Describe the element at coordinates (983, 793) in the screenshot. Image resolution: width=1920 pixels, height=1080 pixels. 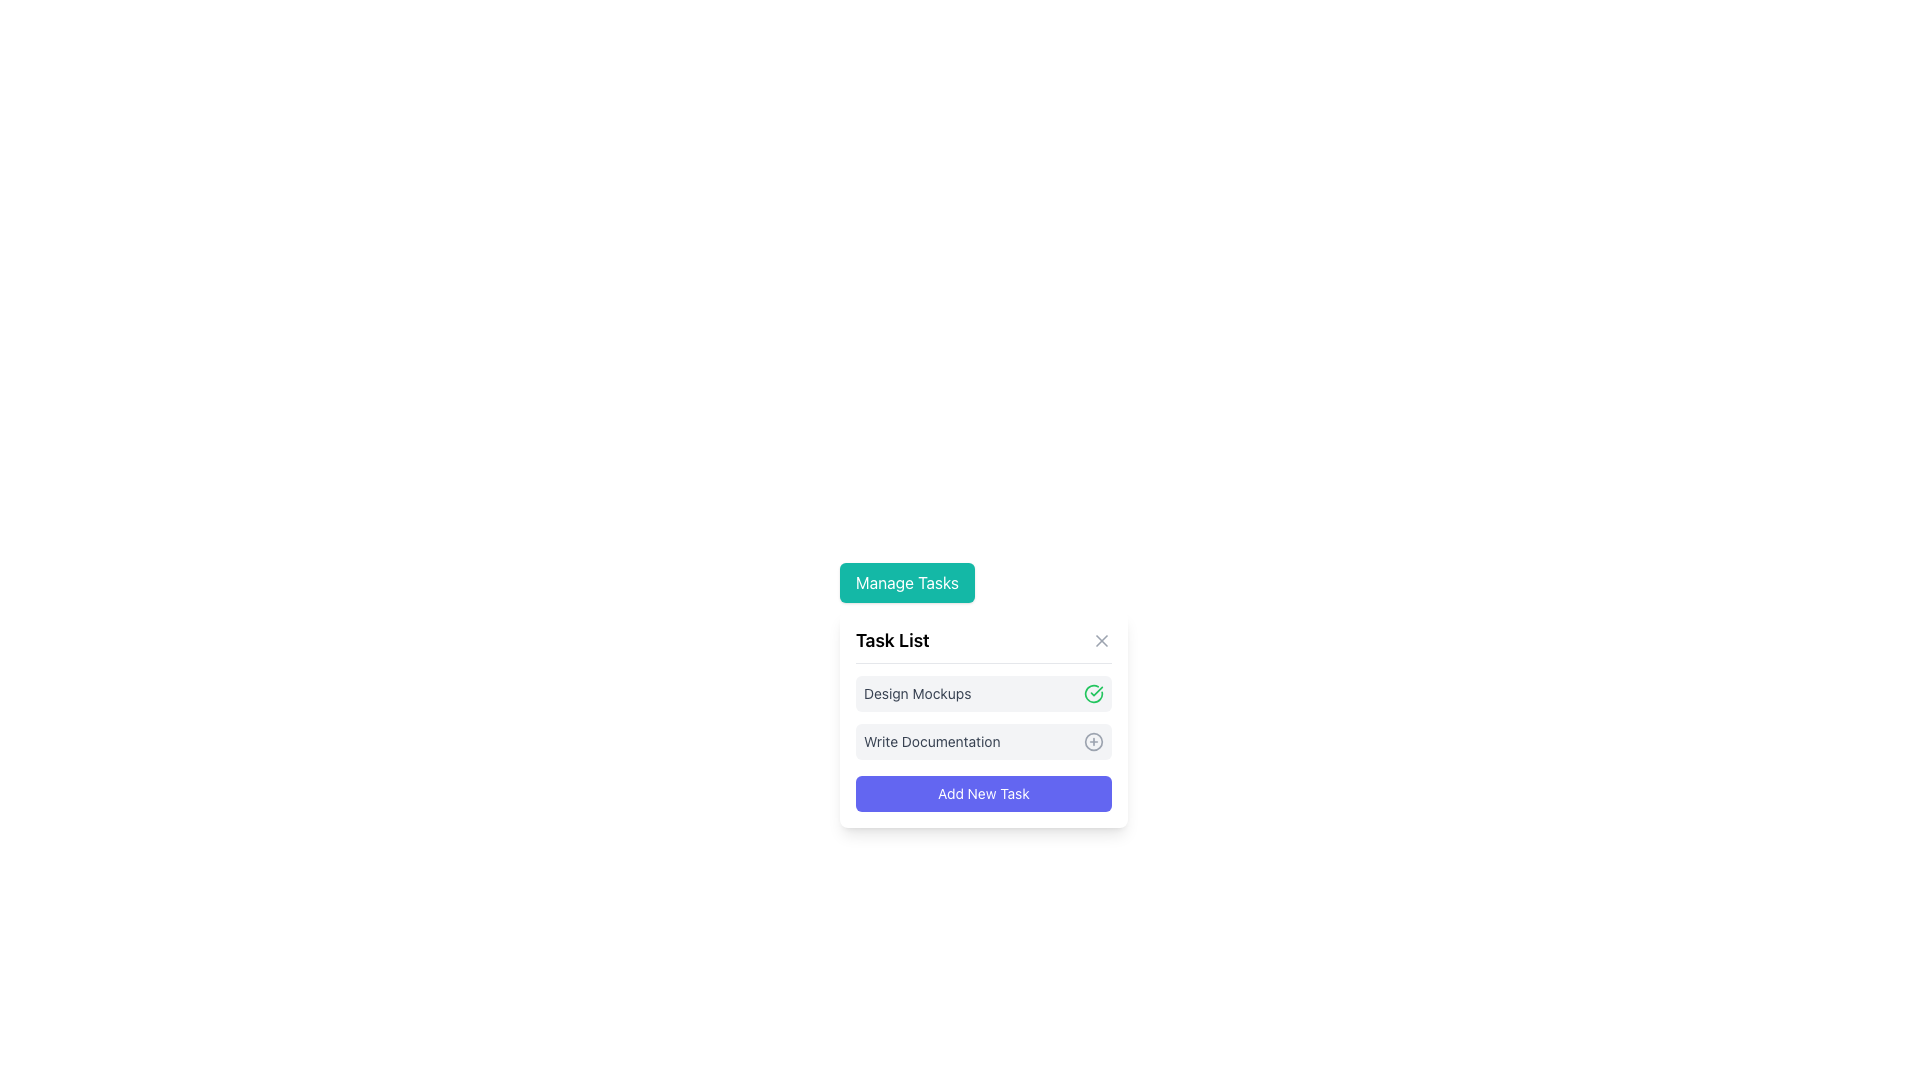
I see `the 'Add New Task' button located at the bottom of the task management interface, beneath the listed tasks 'Design Mockups' and 'Write Documentation'` at that location.